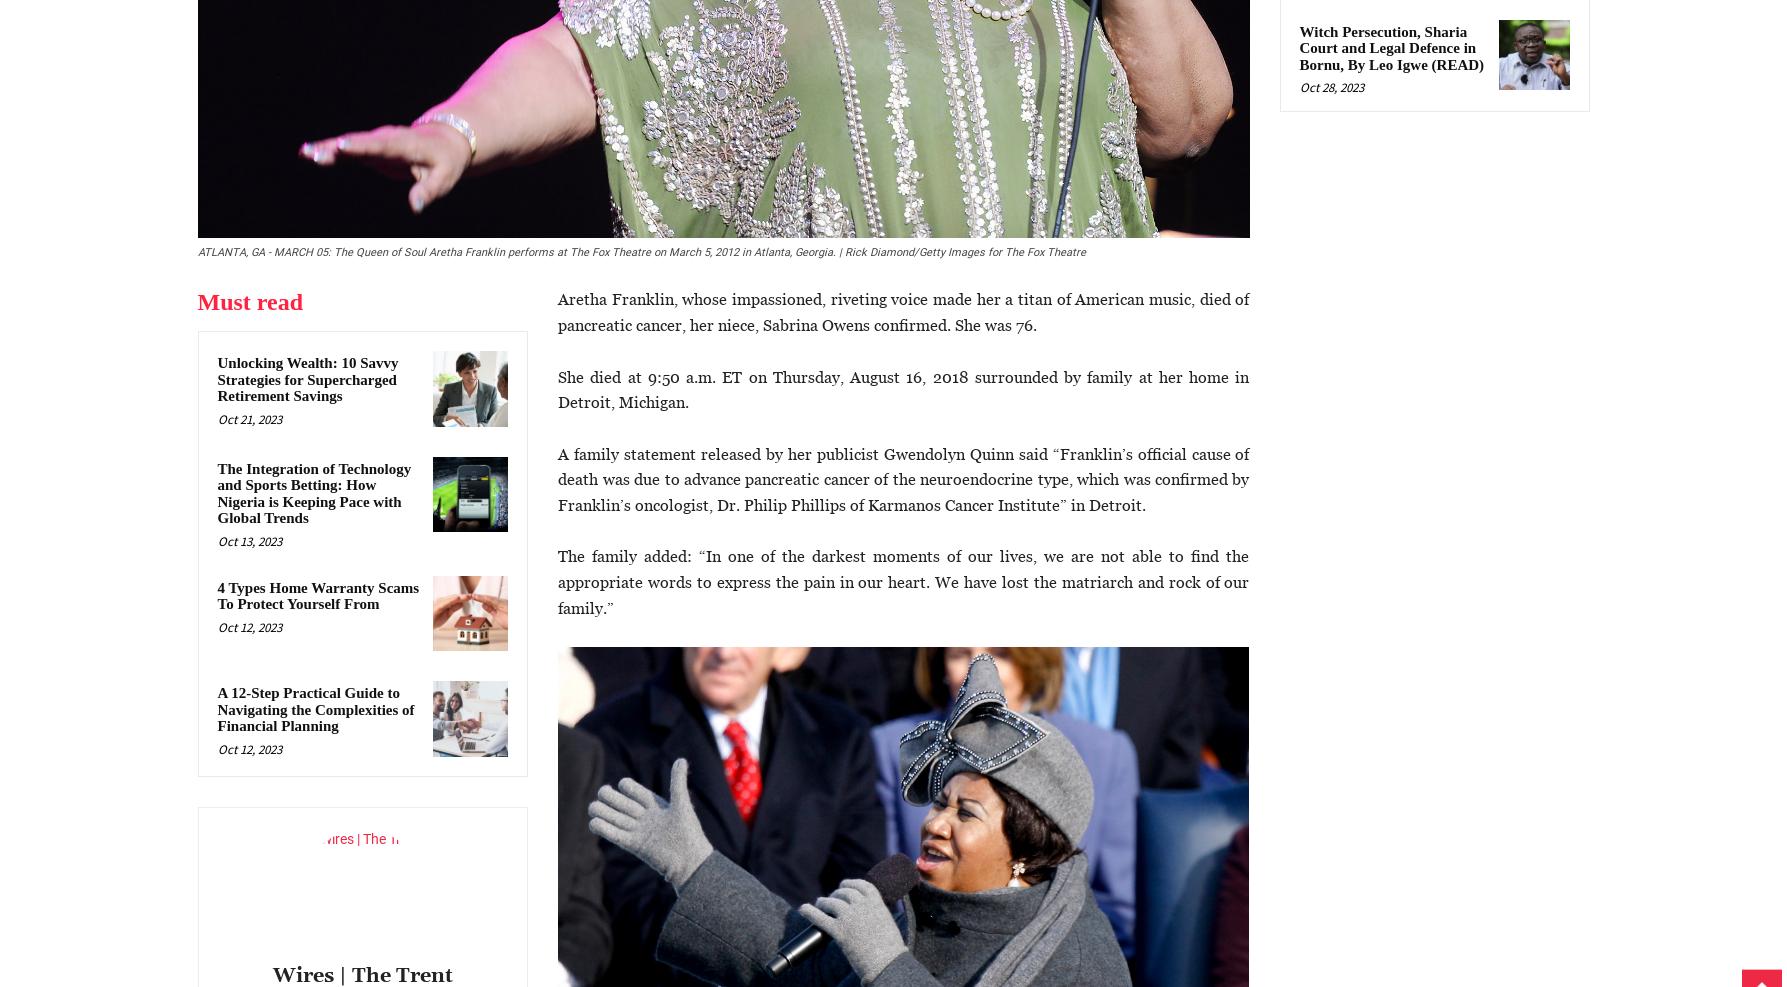 The width and height of the screenshot is (1787, 987). What do you see at coordinates (215, 540) in the screenshot?
I see `'Oct 13, 2023'` at bounding box center [215, 540].